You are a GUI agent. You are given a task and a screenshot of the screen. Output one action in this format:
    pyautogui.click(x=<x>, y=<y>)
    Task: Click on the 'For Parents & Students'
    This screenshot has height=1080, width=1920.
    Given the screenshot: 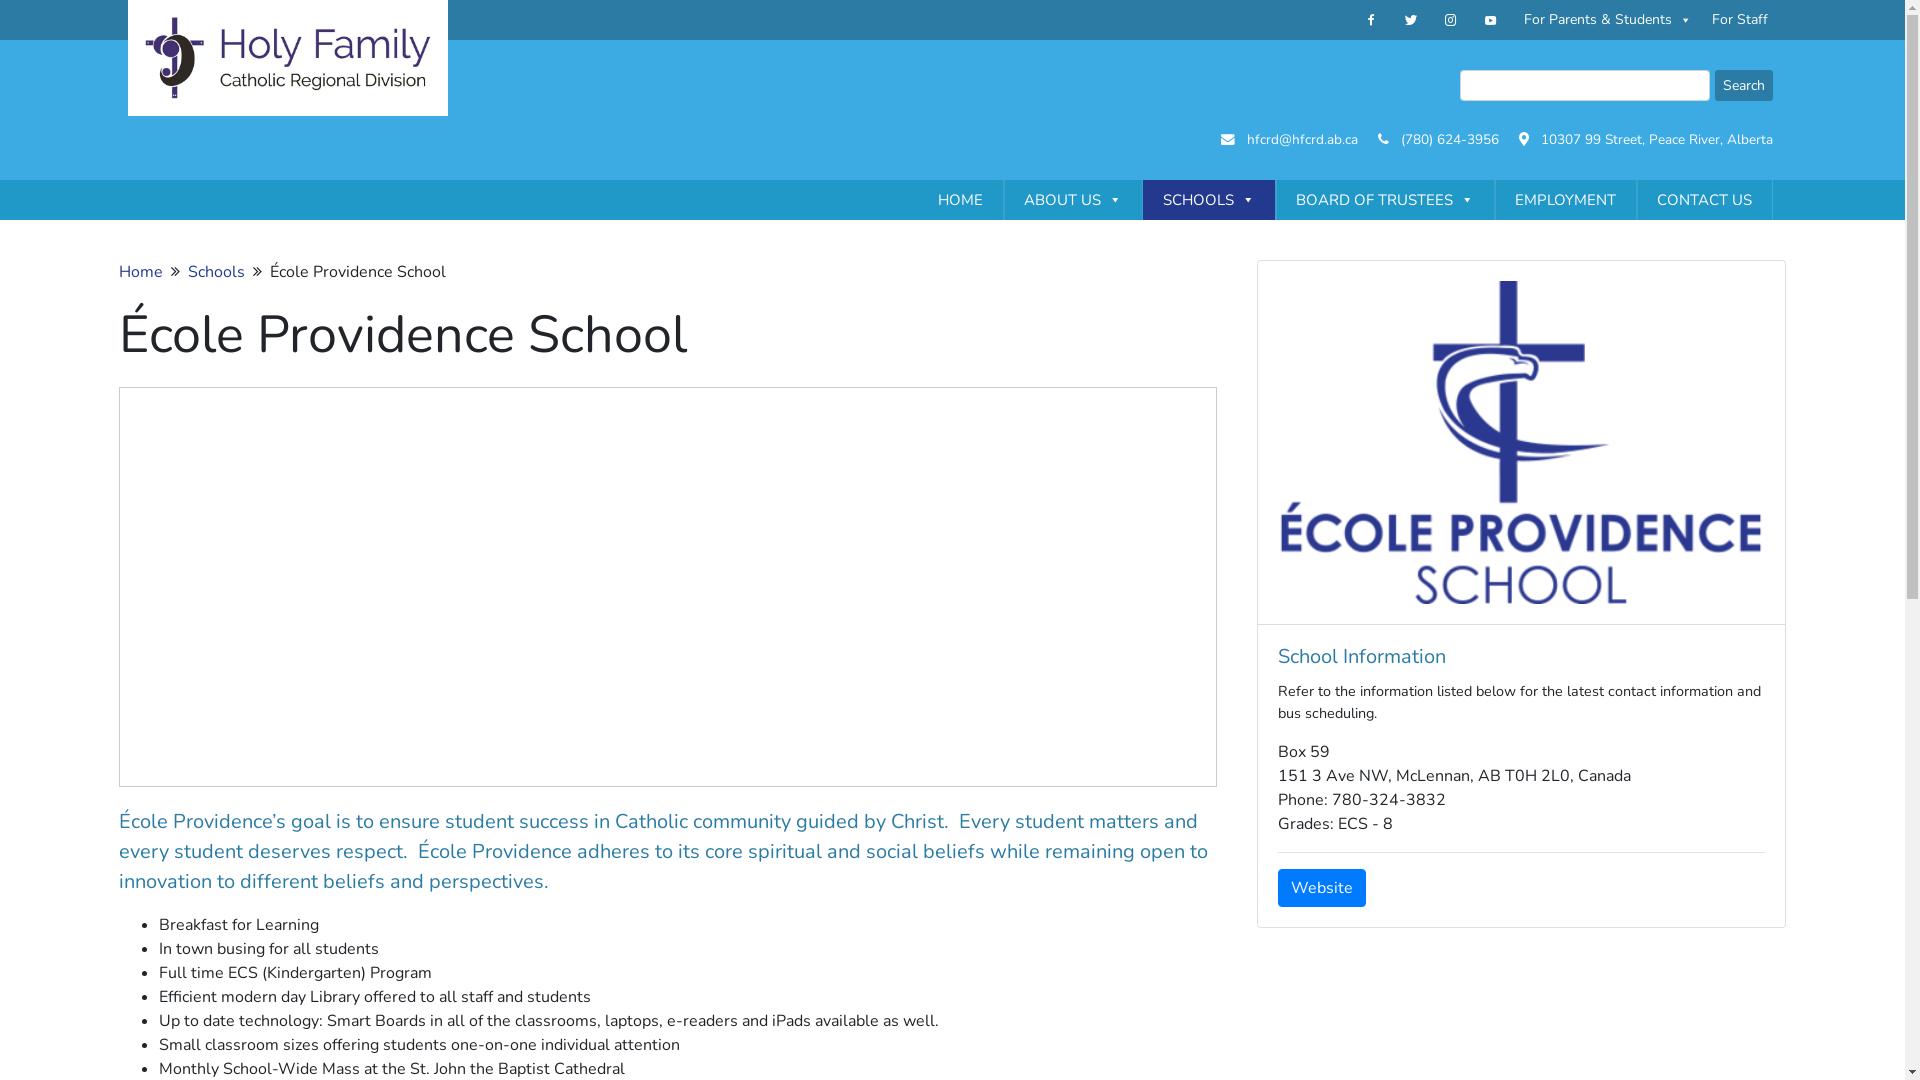 What is the action you would take?
    pyautogui.click(x=1608, y=19)
    